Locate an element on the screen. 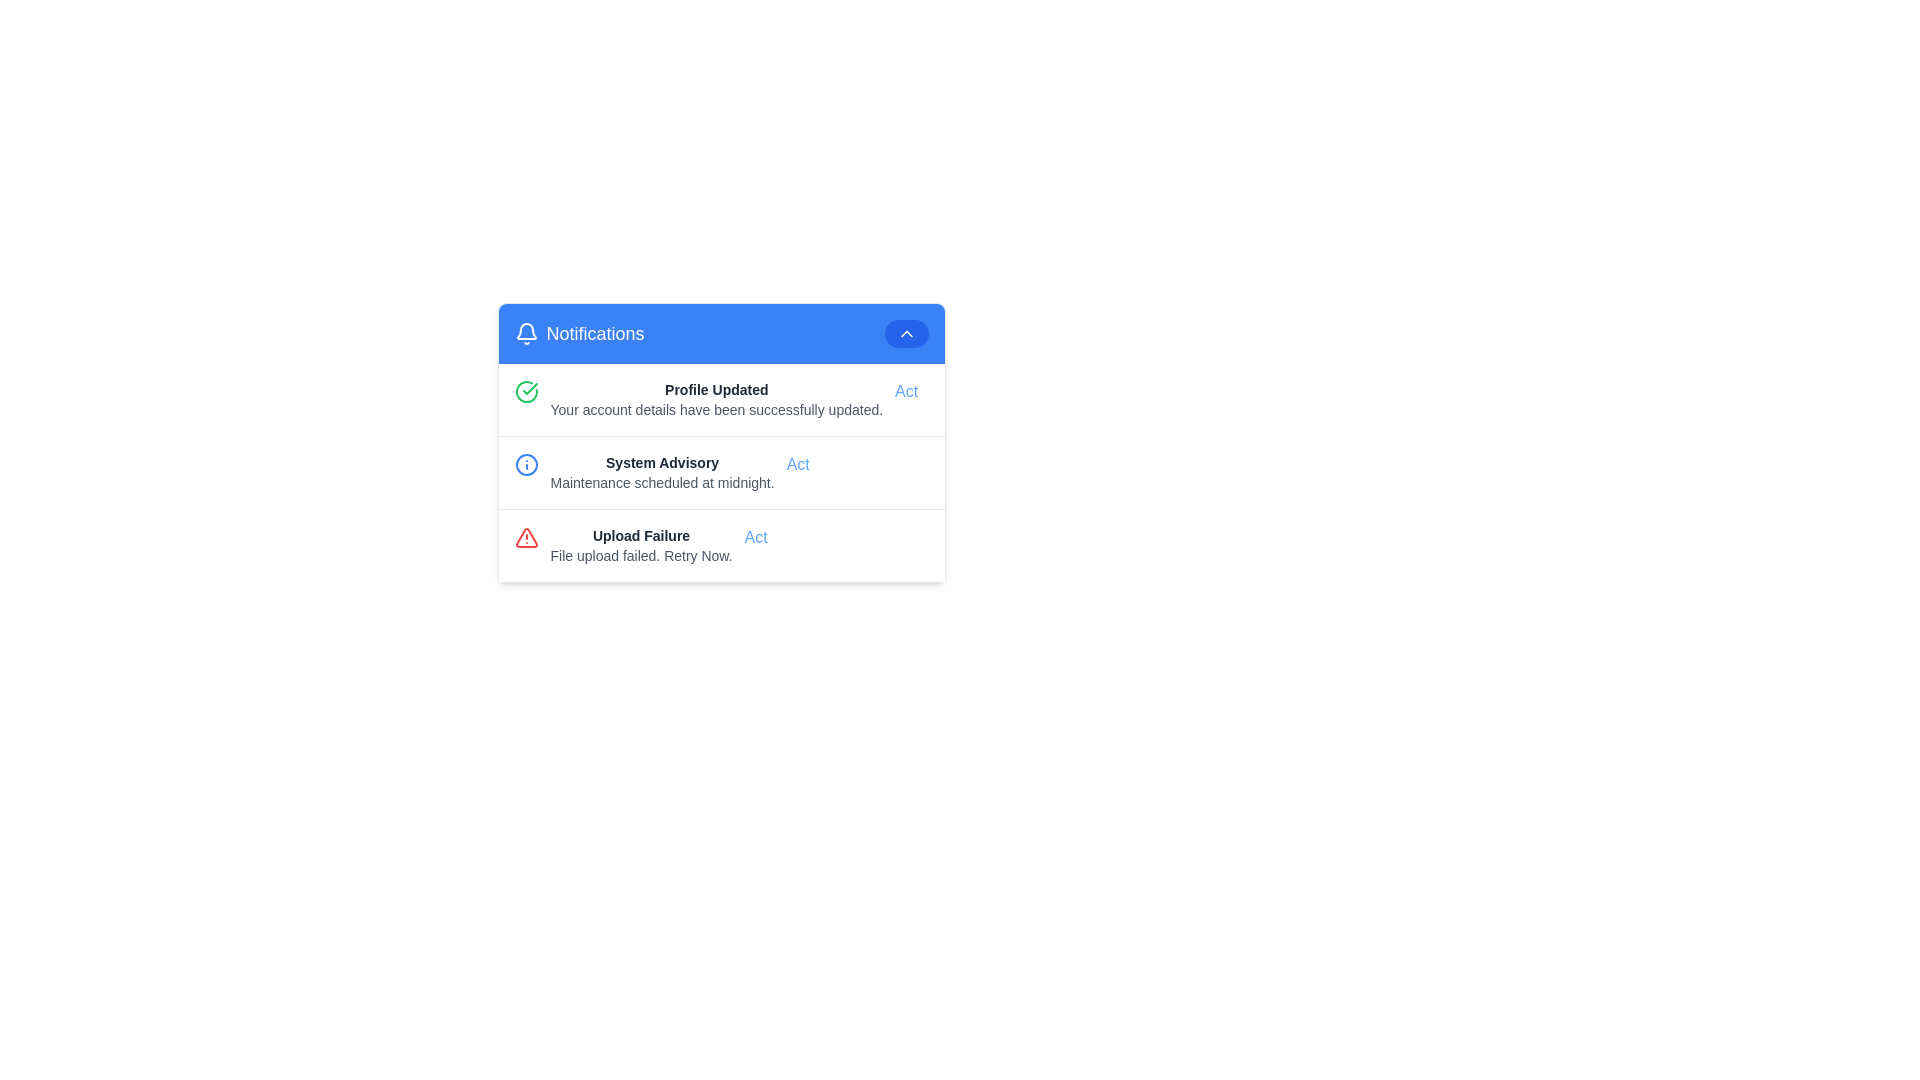 This screenshot has width=1920, height=1080. the upward-pointing chevron icon in the upper-right corner of the notification box is located at coordinates (905, 333).